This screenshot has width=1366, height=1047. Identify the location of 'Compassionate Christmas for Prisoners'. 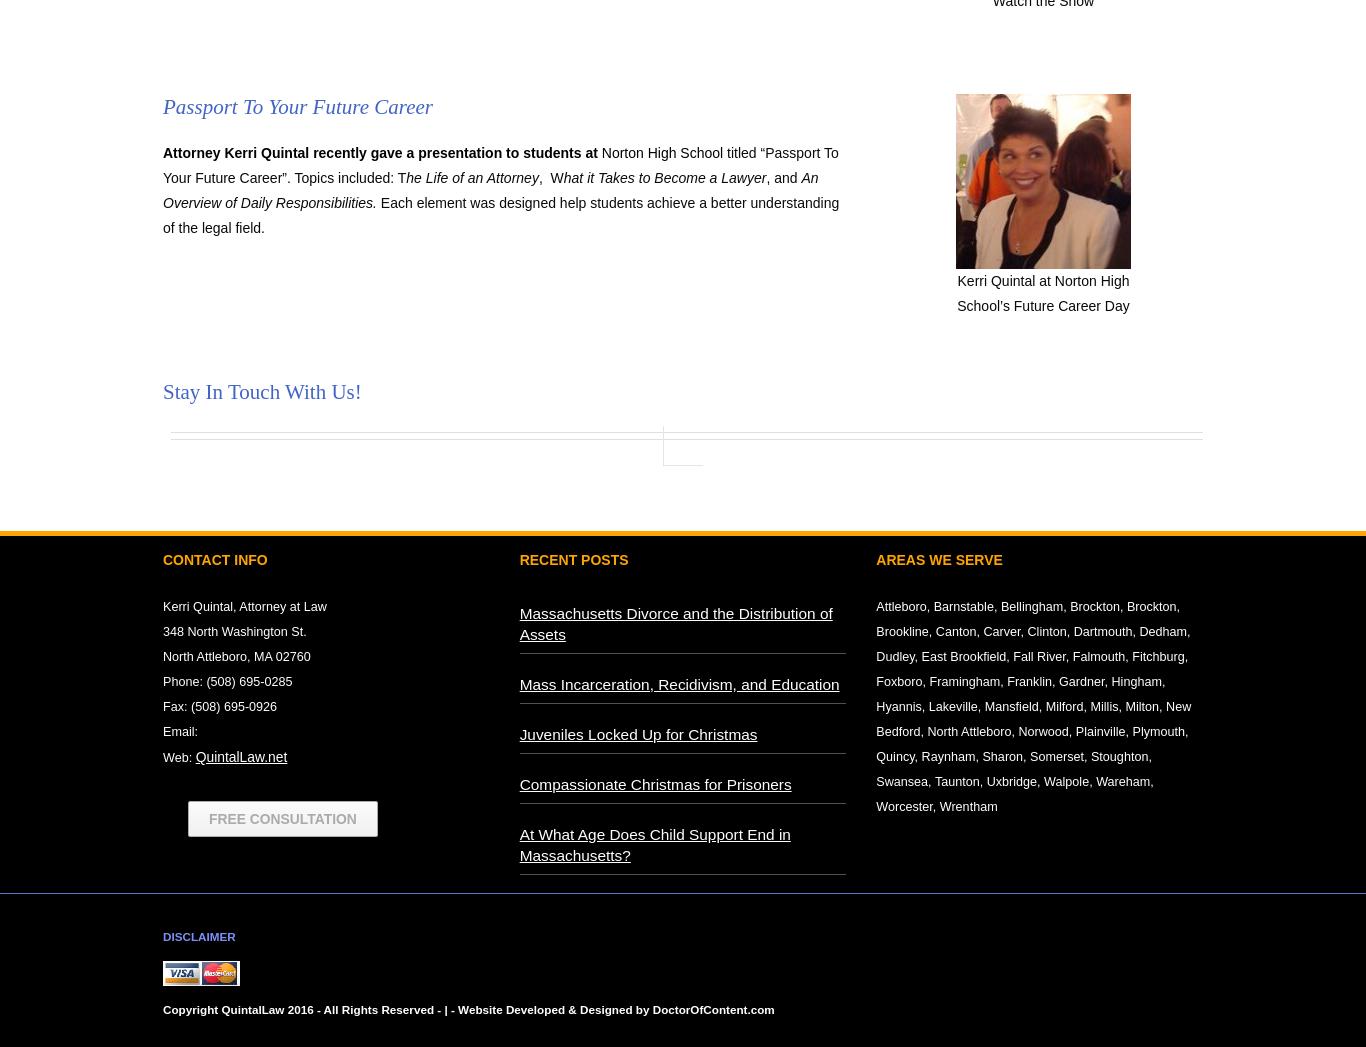
(653, 783).